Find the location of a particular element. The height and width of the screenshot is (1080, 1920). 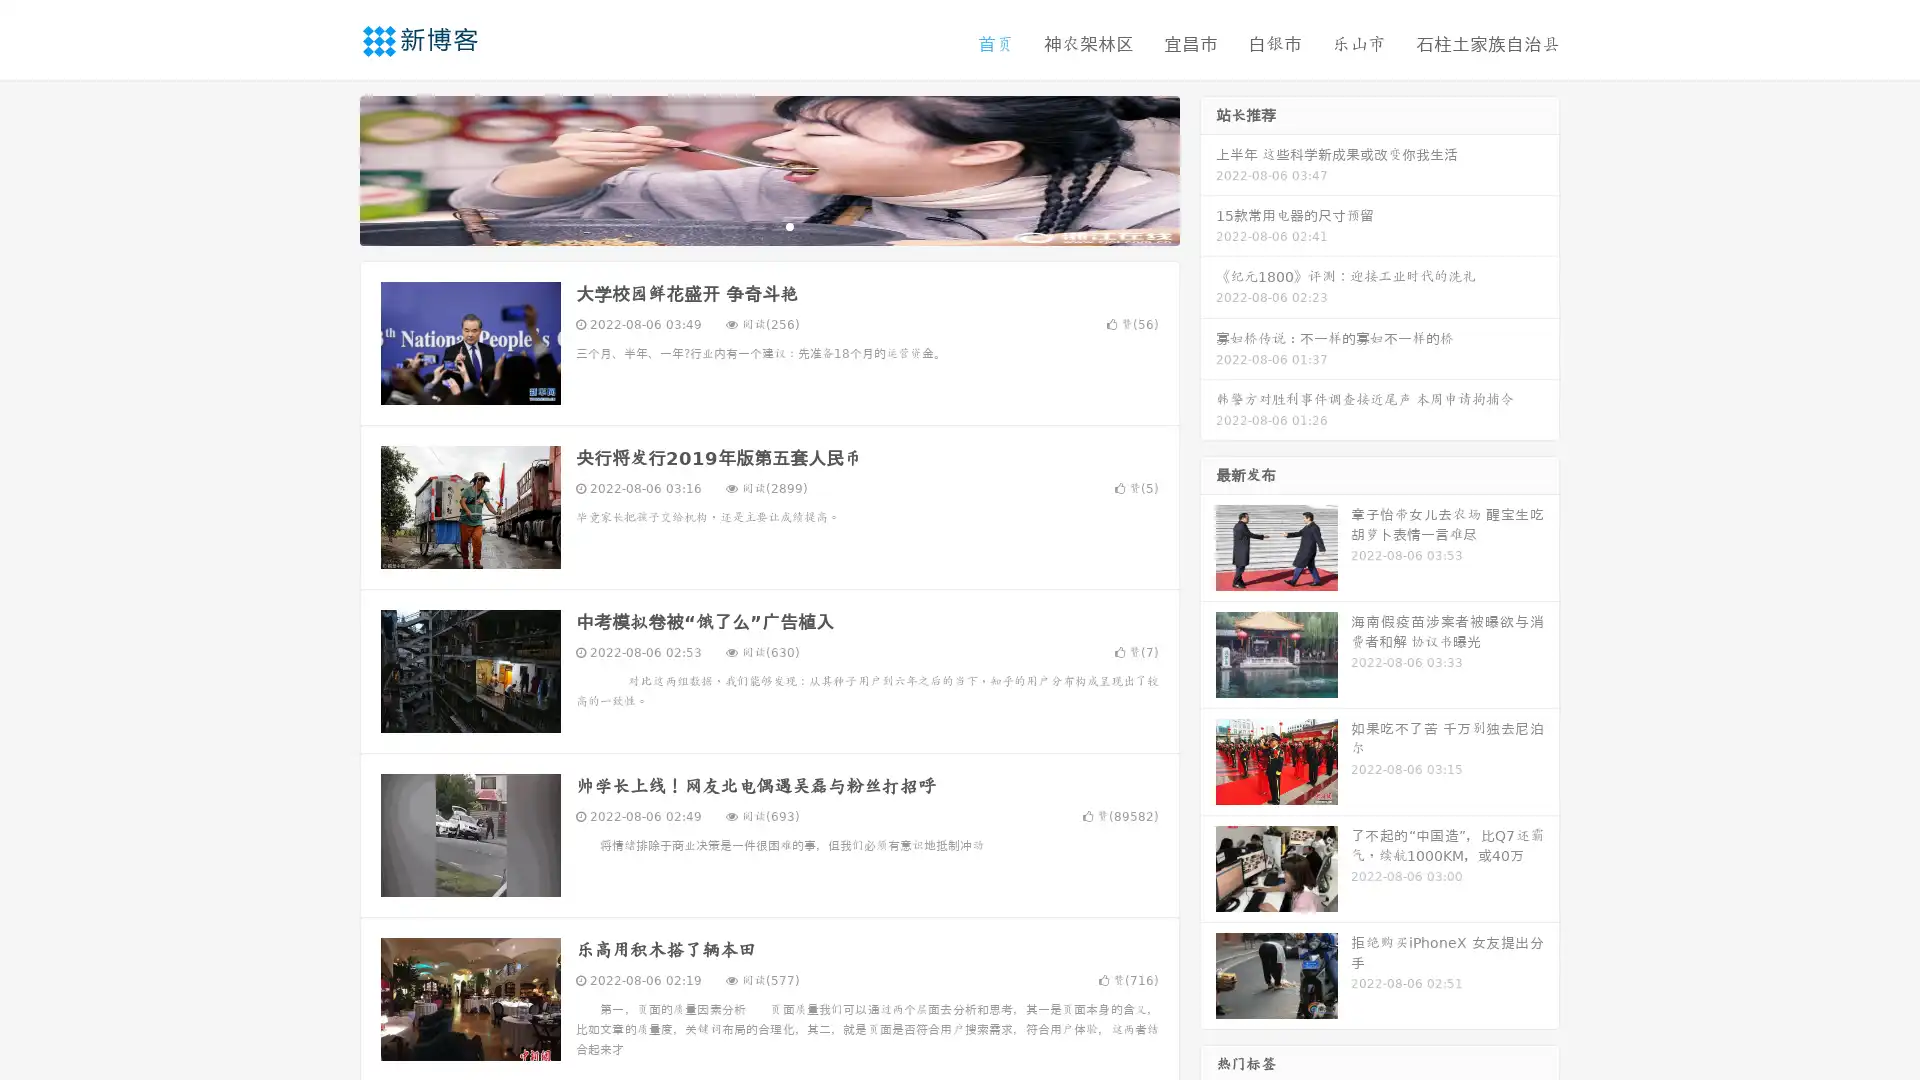

Go to slide 2 is located at coordinates (768, 225).